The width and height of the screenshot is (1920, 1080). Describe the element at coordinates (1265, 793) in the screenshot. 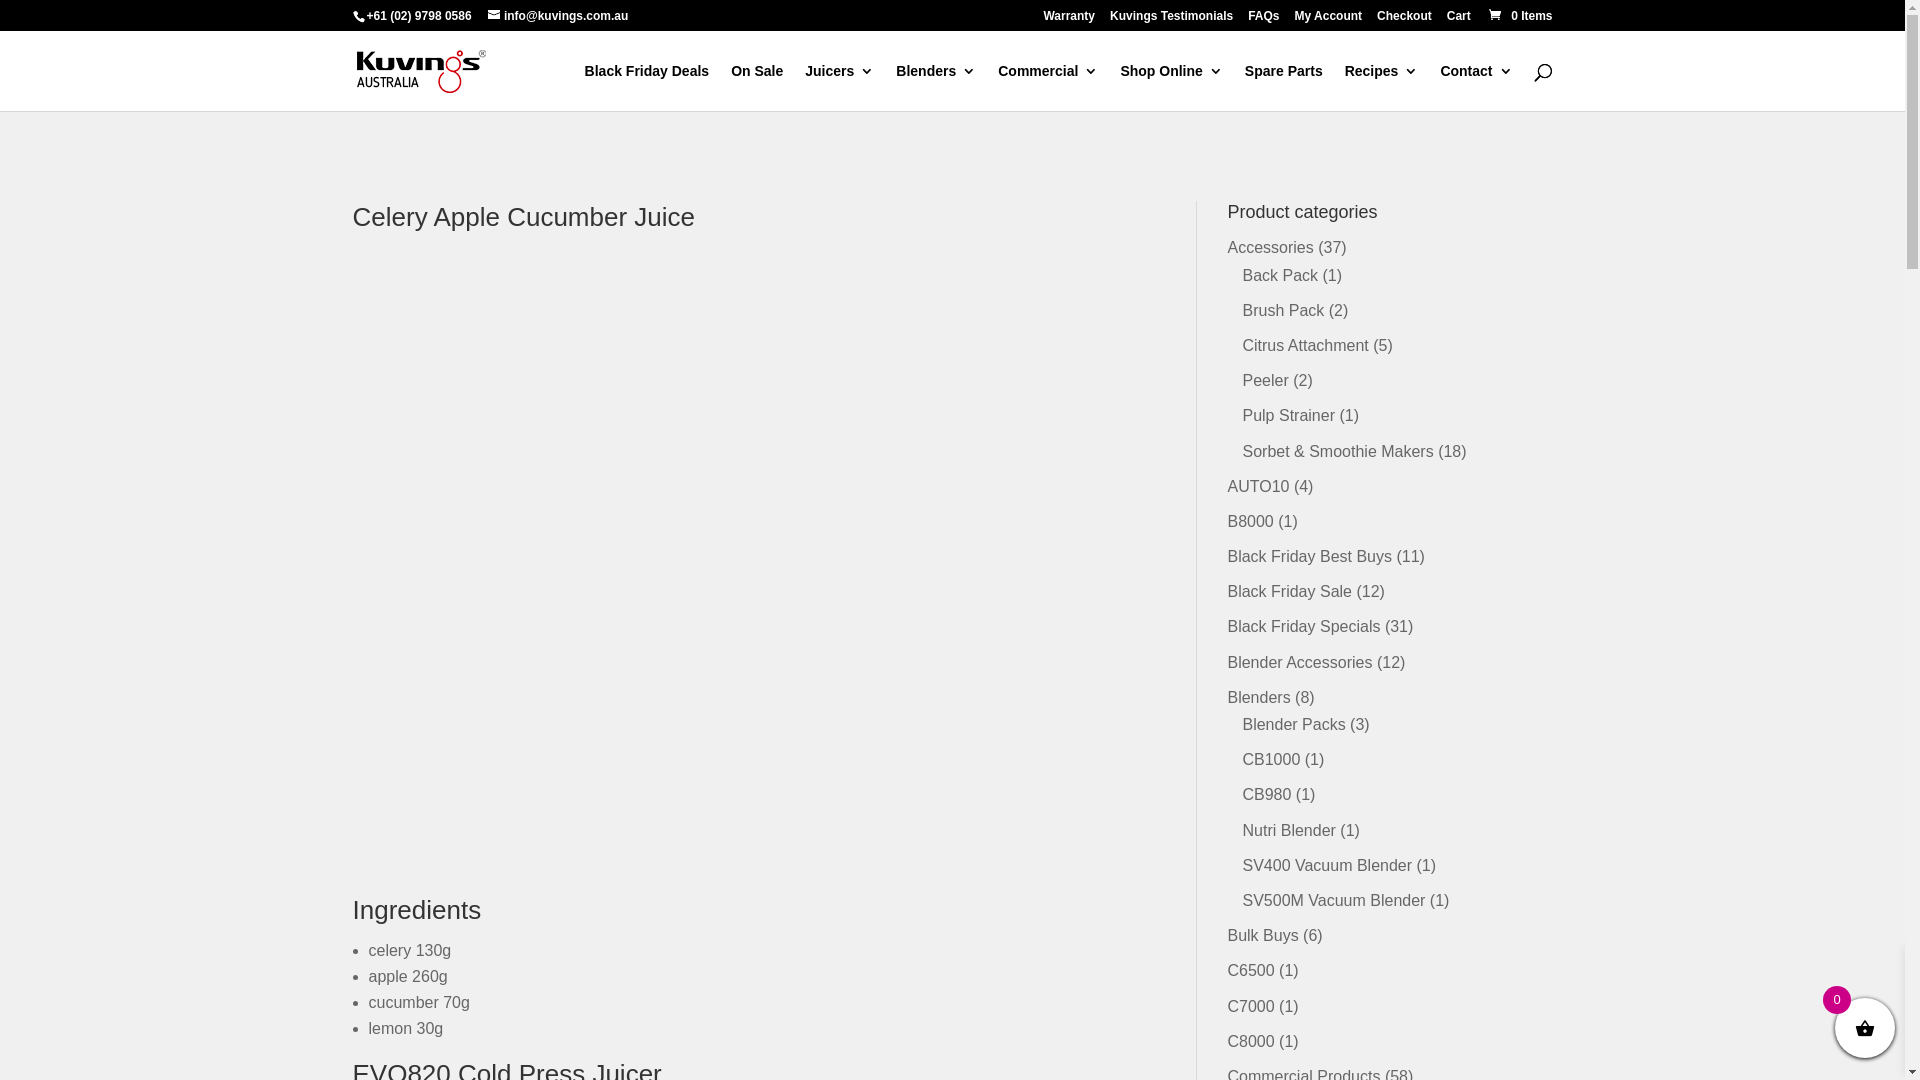

I see `'CB980'` at that location.